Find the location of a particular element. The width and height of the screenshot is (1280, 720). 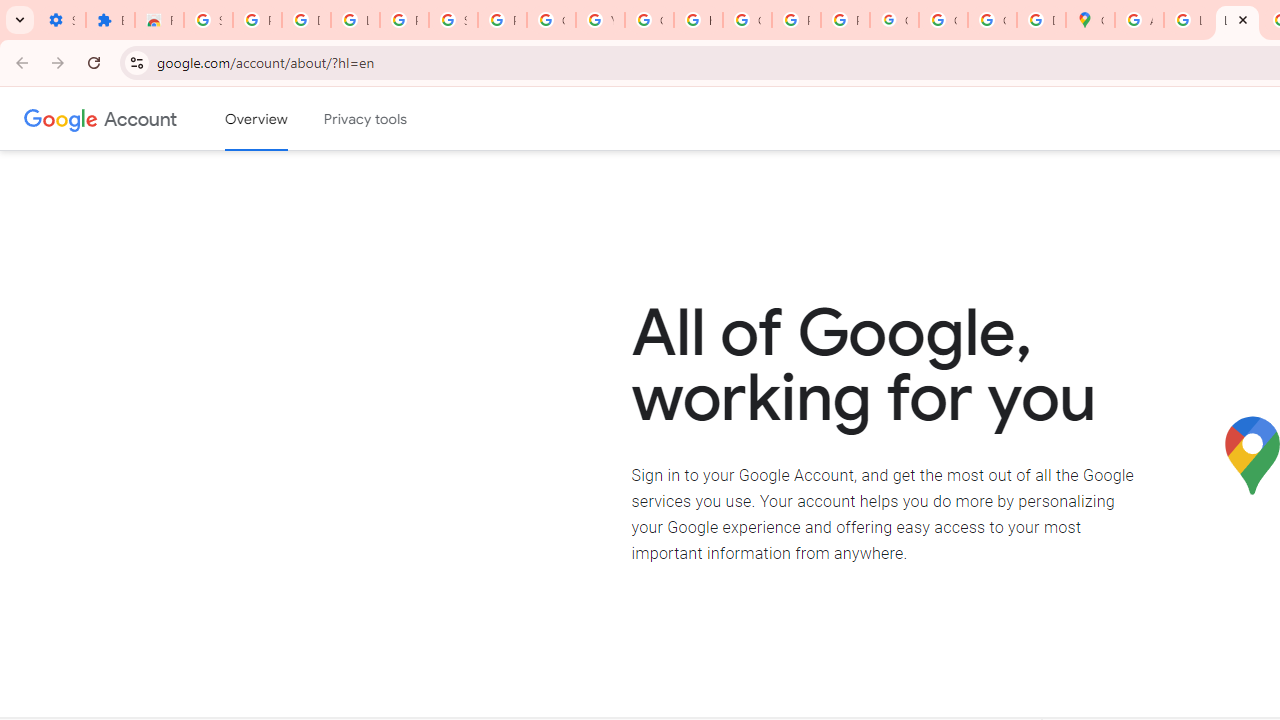

'Google Maps' is located at coordinates (1089, 20).